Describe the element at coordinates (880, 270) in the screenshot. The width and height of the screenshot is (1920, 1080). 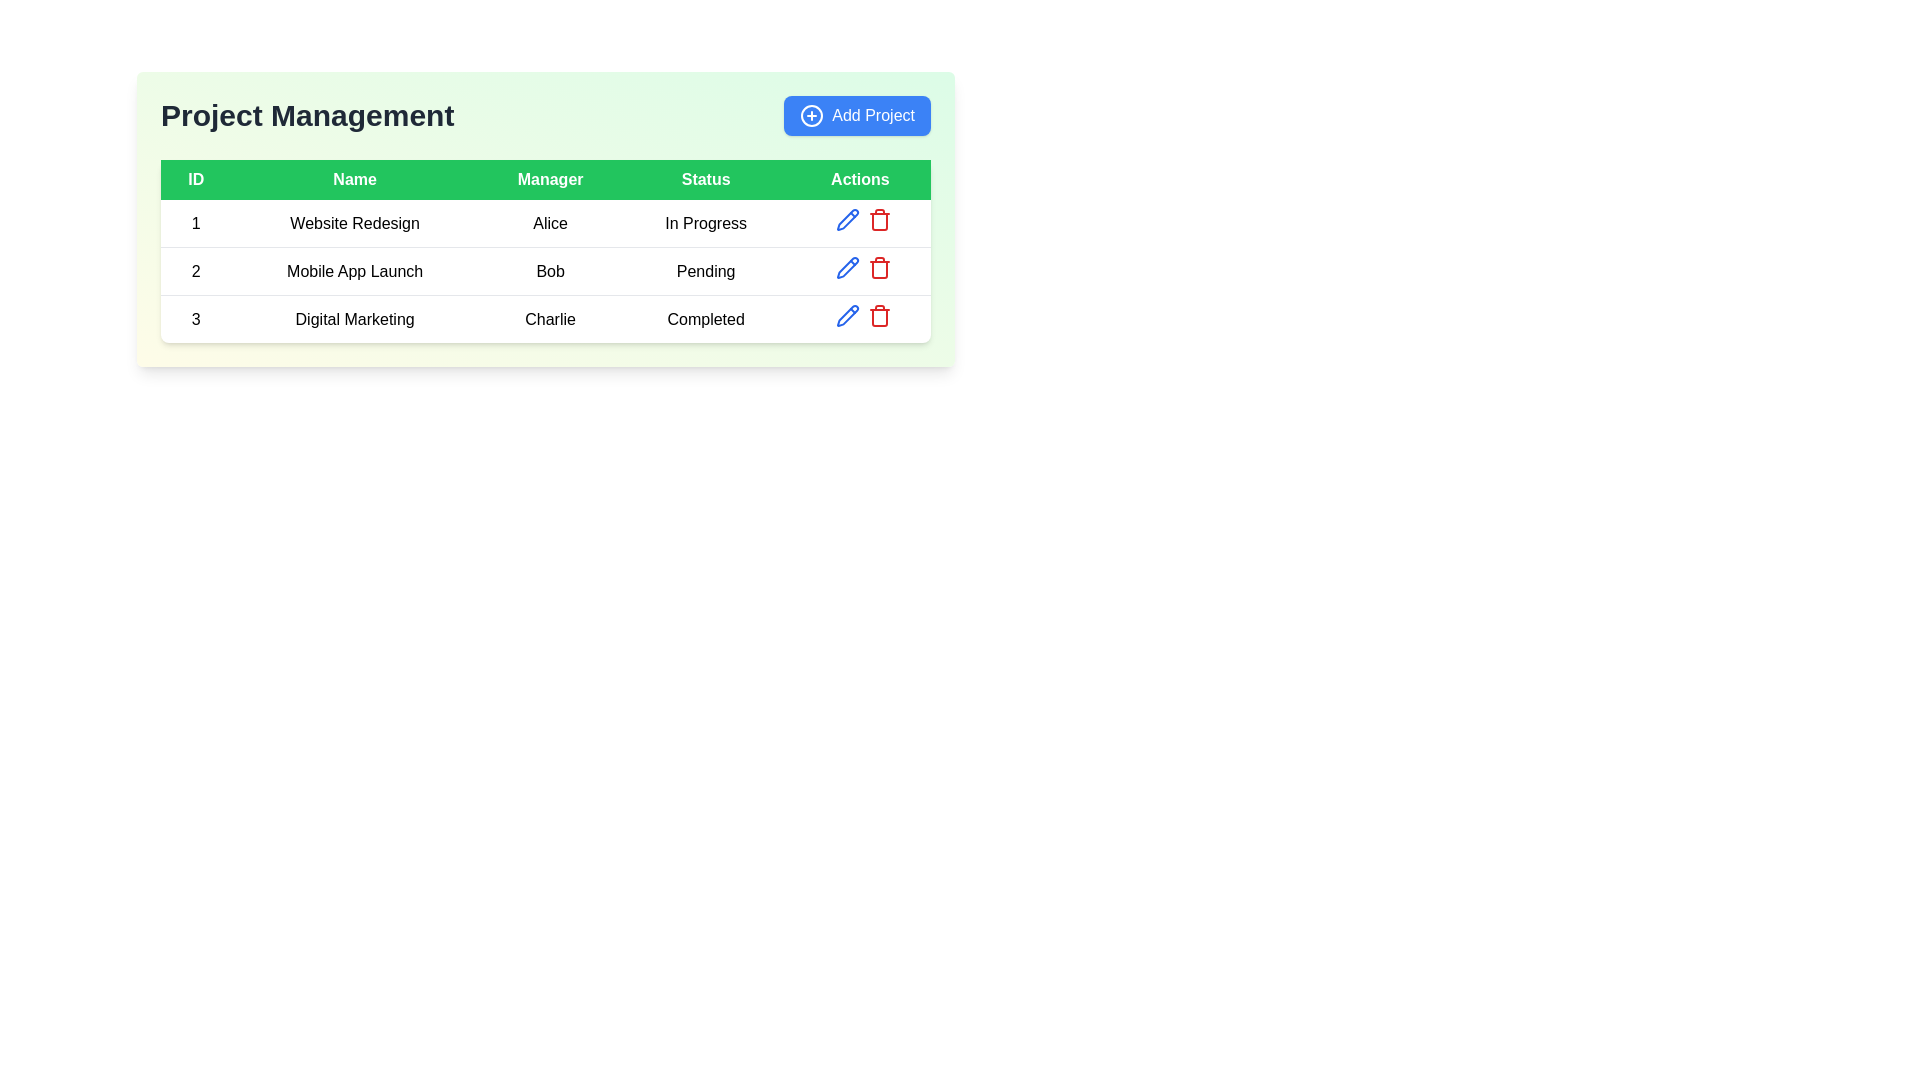
I see `the central part of the trash can icon located in the 'Actions' column of the third row of the table to signify a delete action` at that location.